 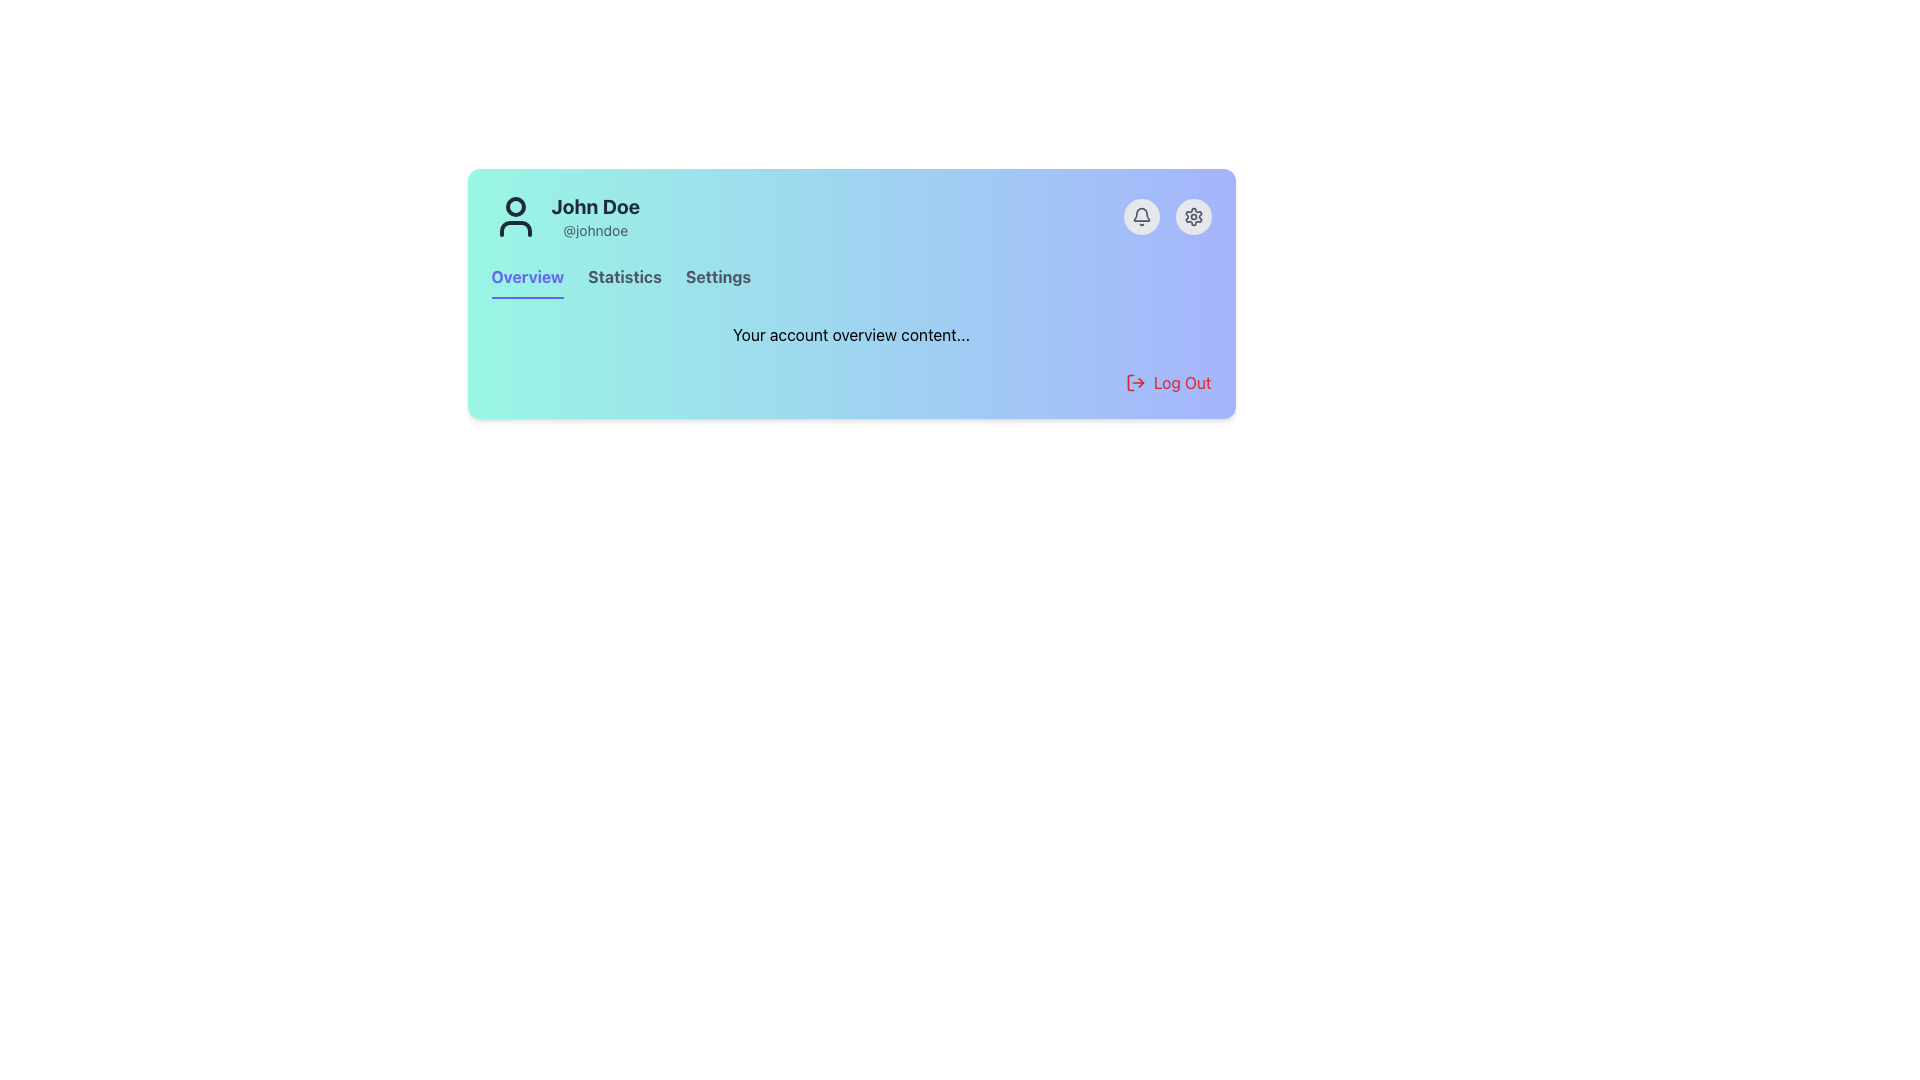 I want to click on the Text Block containing the name 'John Doe' and the username '@johndoe' which is styled with a bold dark font and a smaller gray font, positioned at the center right of a user icon, so click(x=594, y=216).